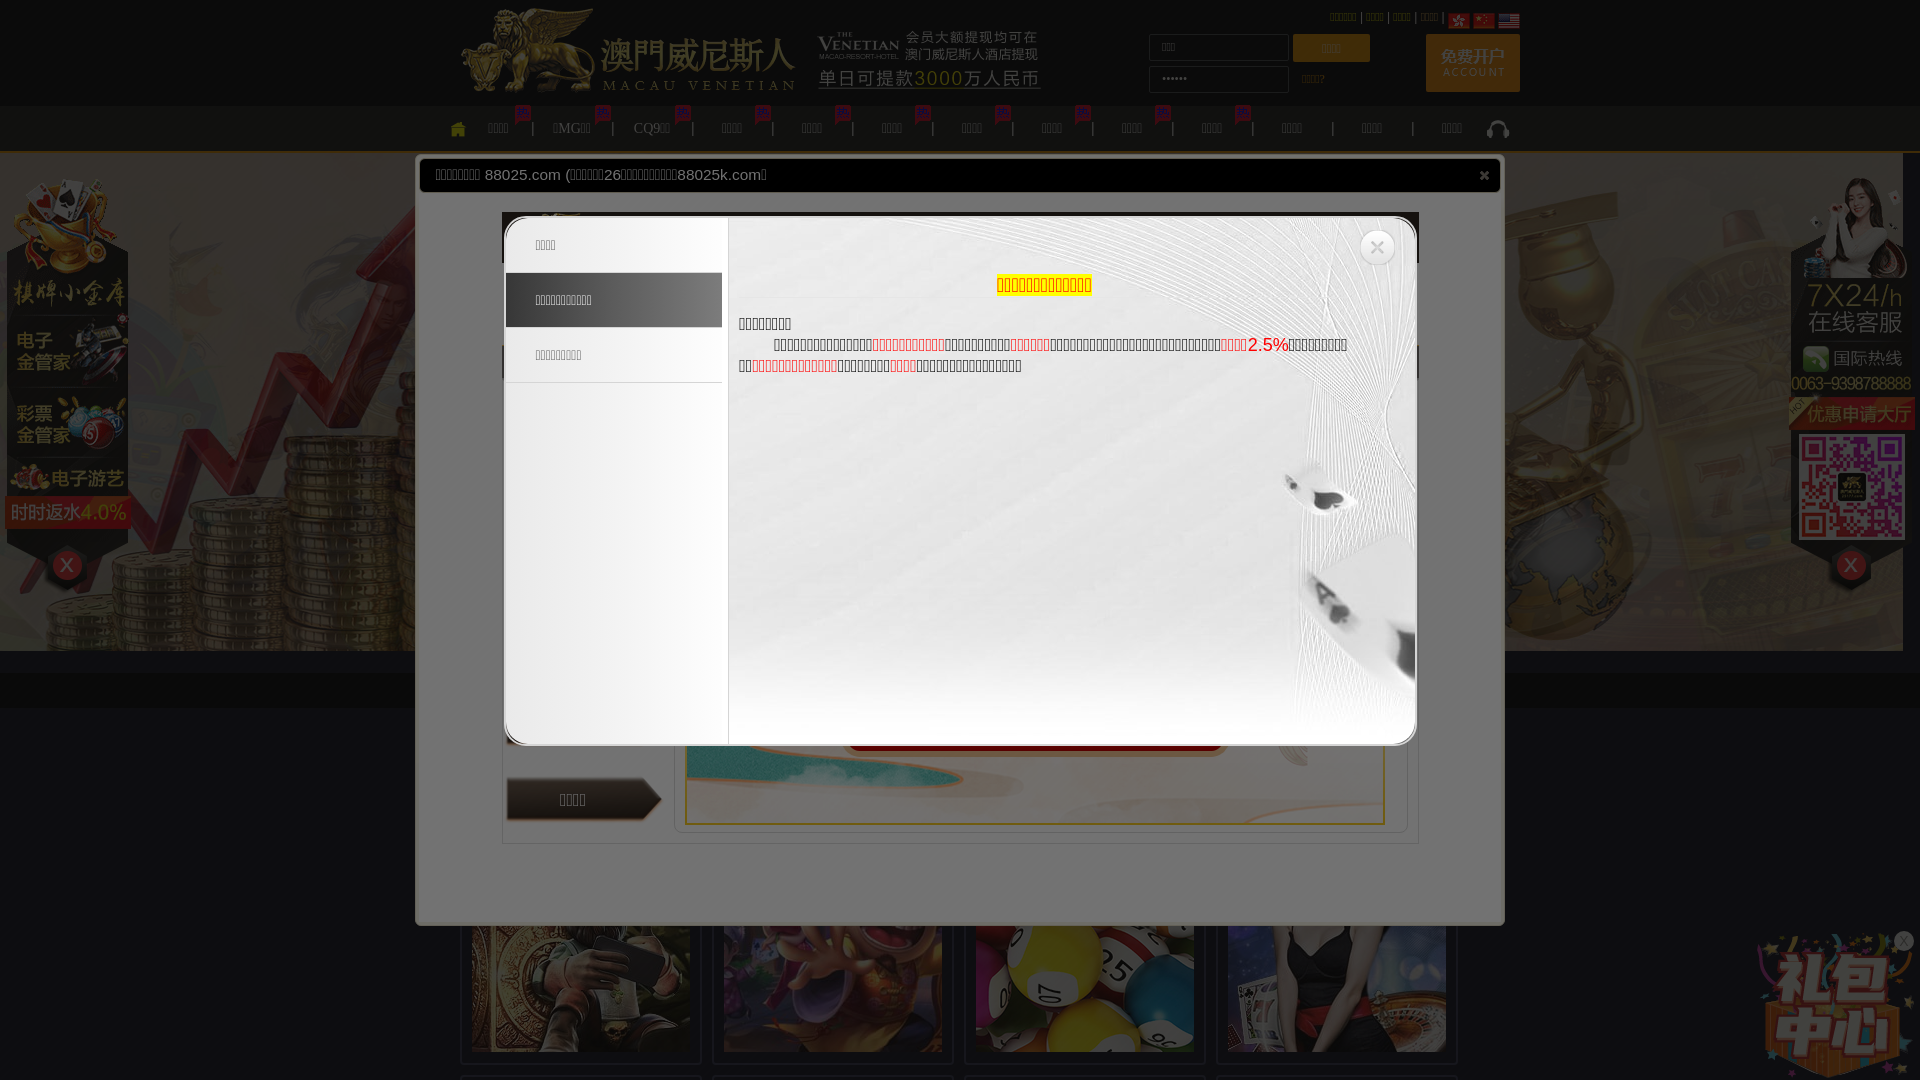 The image size is (1920, 1080). I want to click on 'X', so click(1903, 941).